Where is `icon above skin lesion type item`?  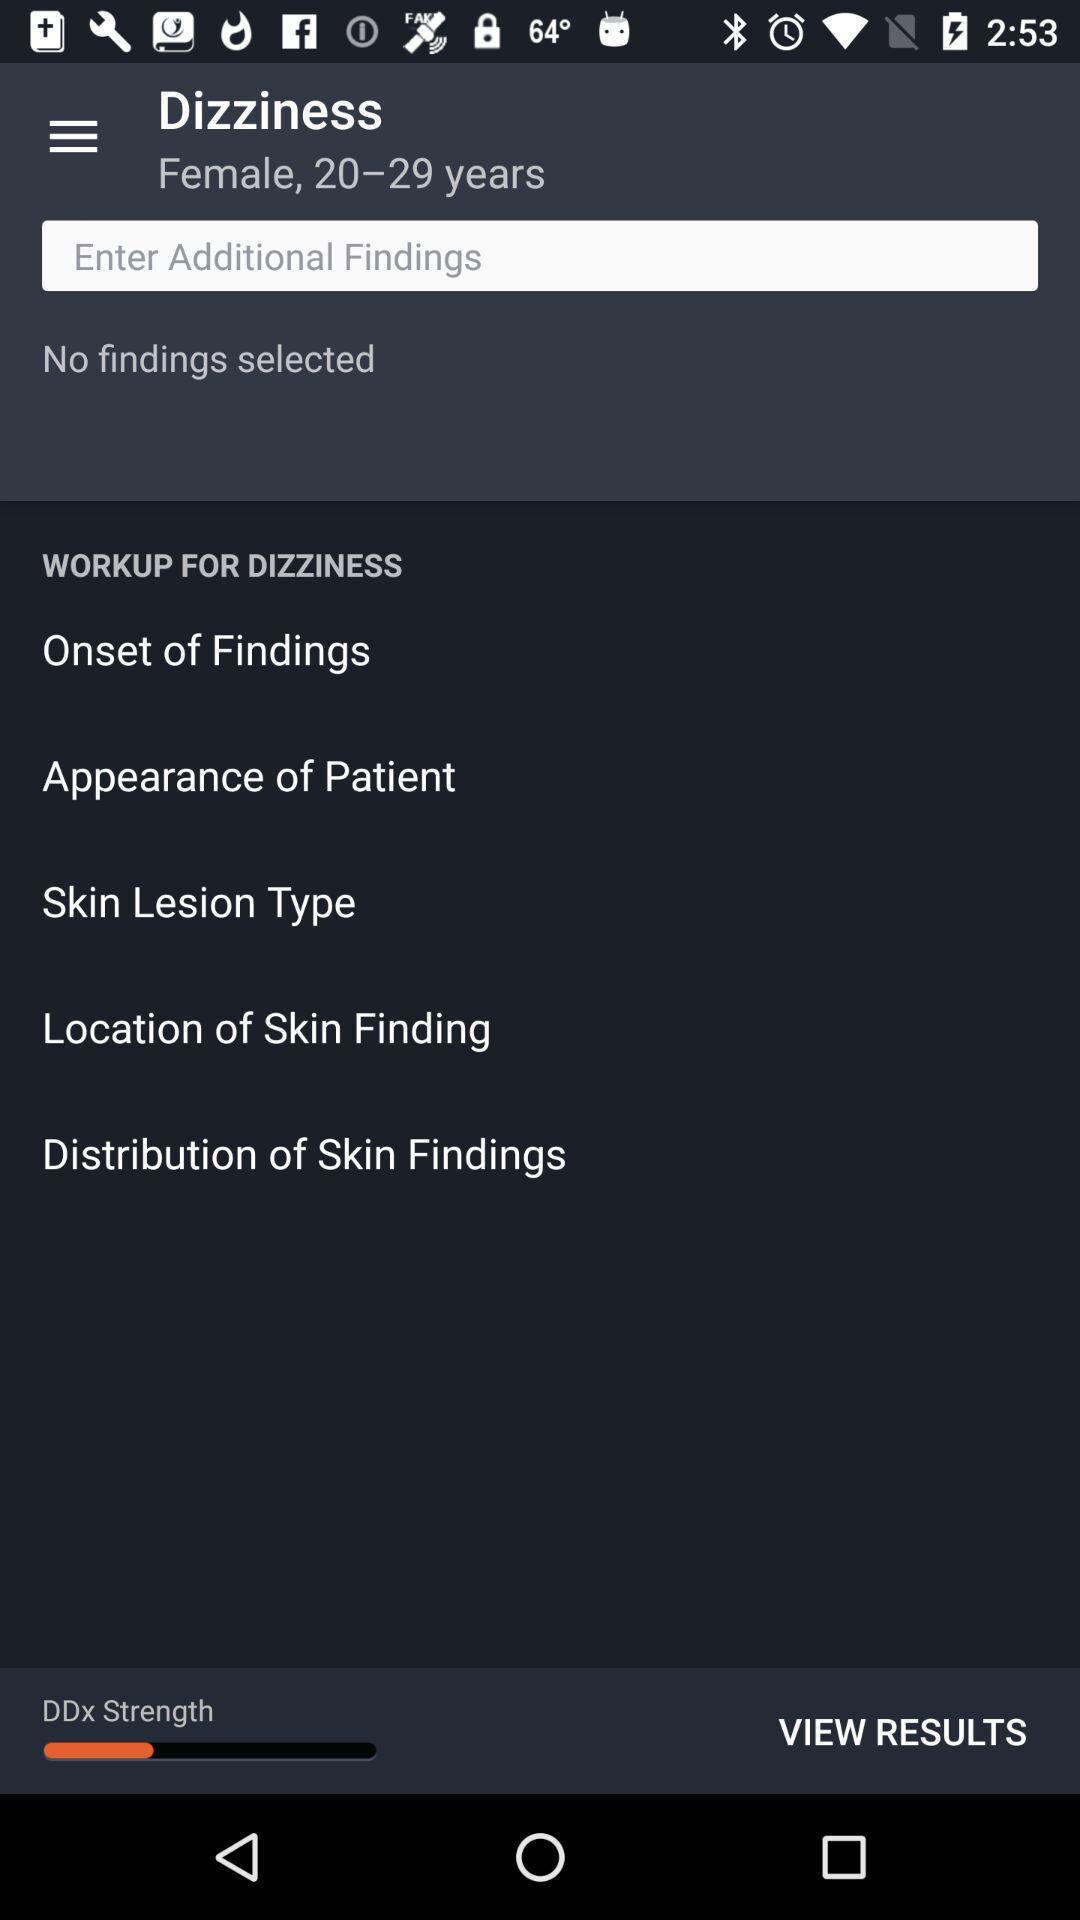 icon above skin lesion type item is located at coordinates (540, 773).